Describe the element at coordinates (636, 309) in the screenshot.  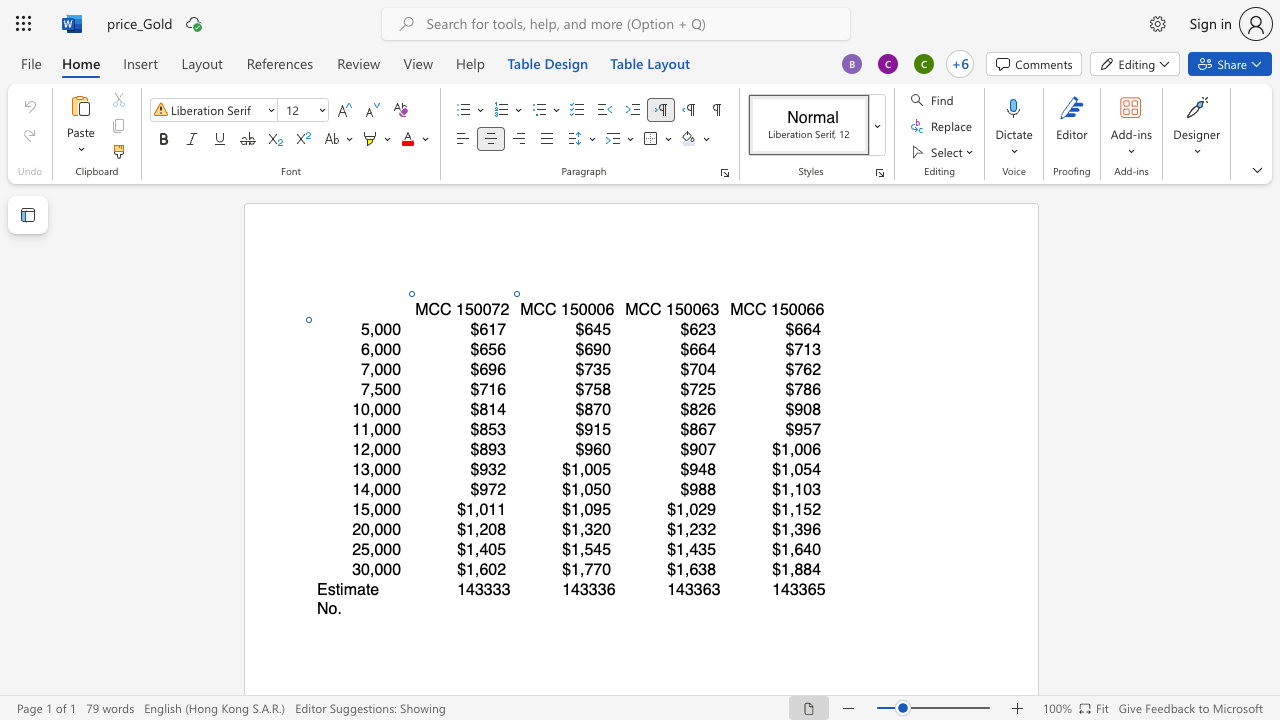
I see `the space between the continuous character "M" and "C" in the text` at that location.